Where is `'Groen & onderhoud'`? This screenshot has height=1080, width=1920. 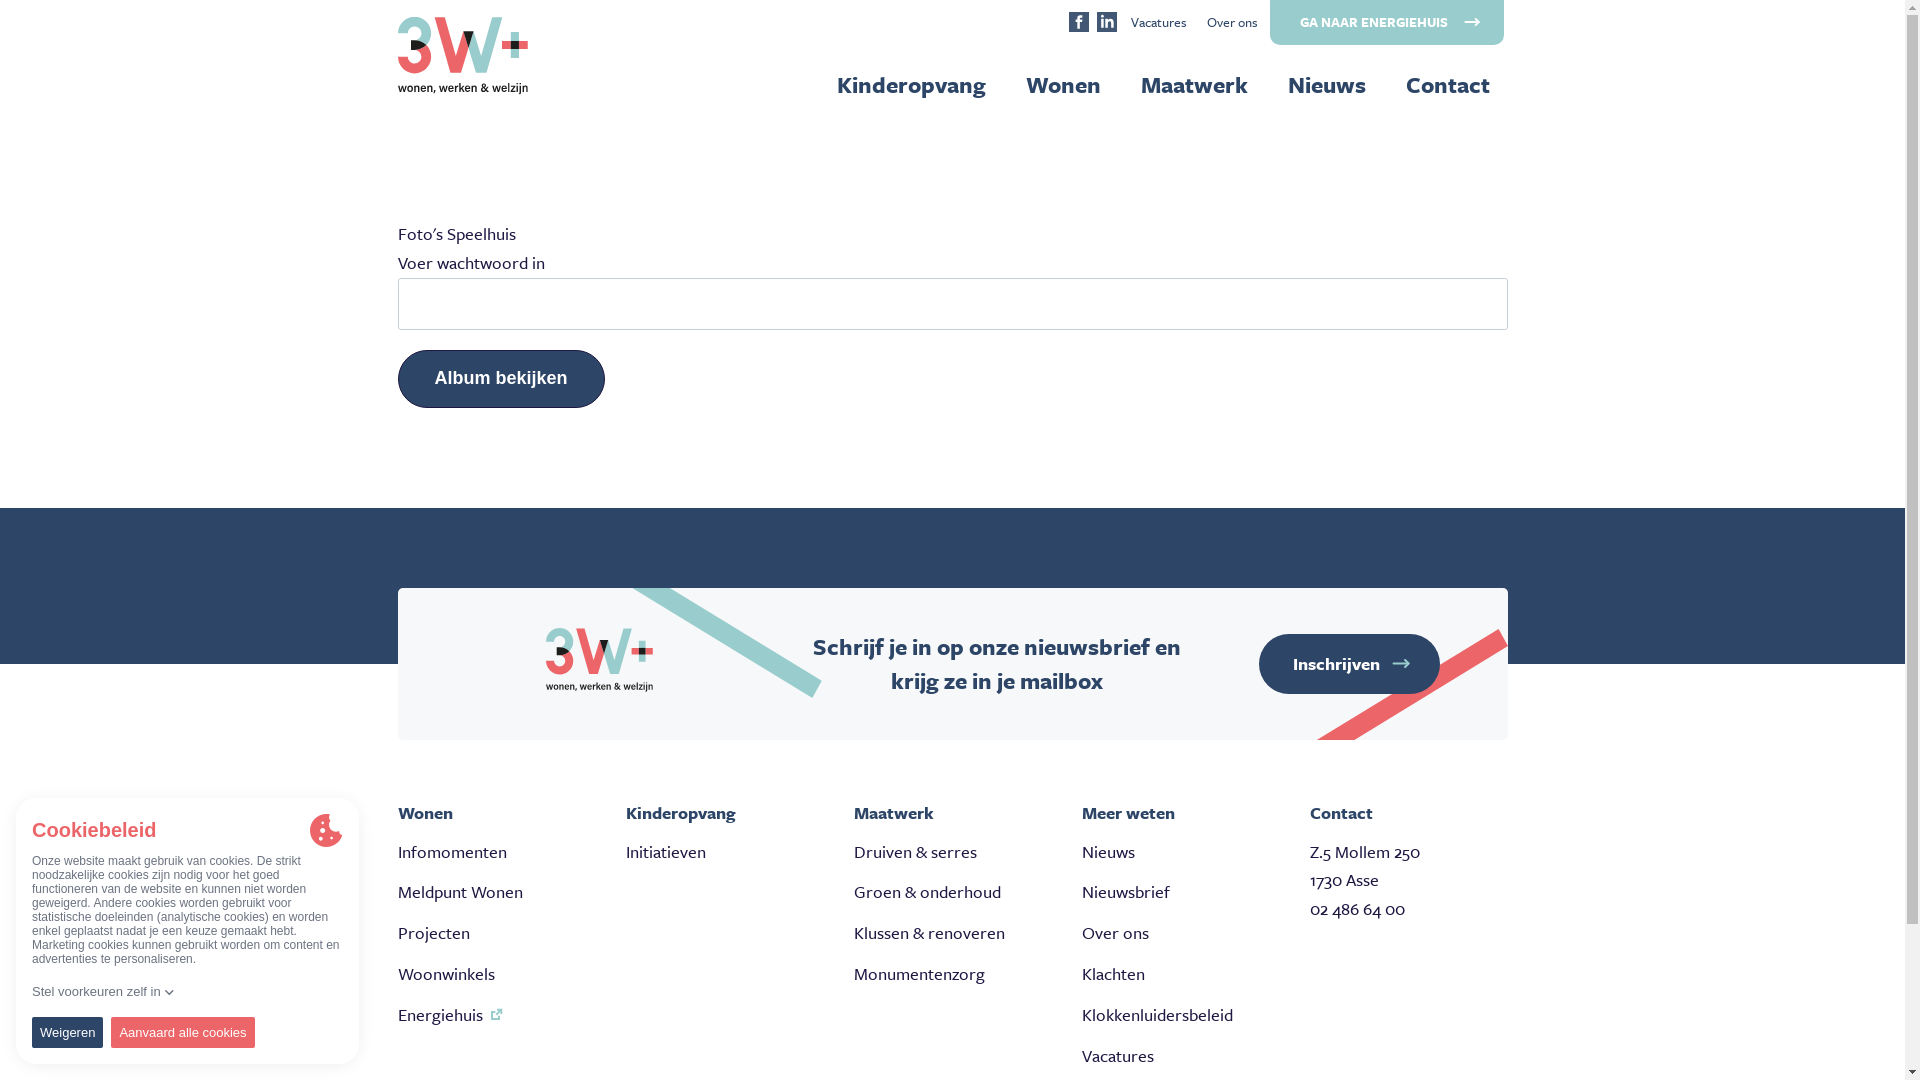
'Groen & onderhoud' is located at coordinates (926, 890).